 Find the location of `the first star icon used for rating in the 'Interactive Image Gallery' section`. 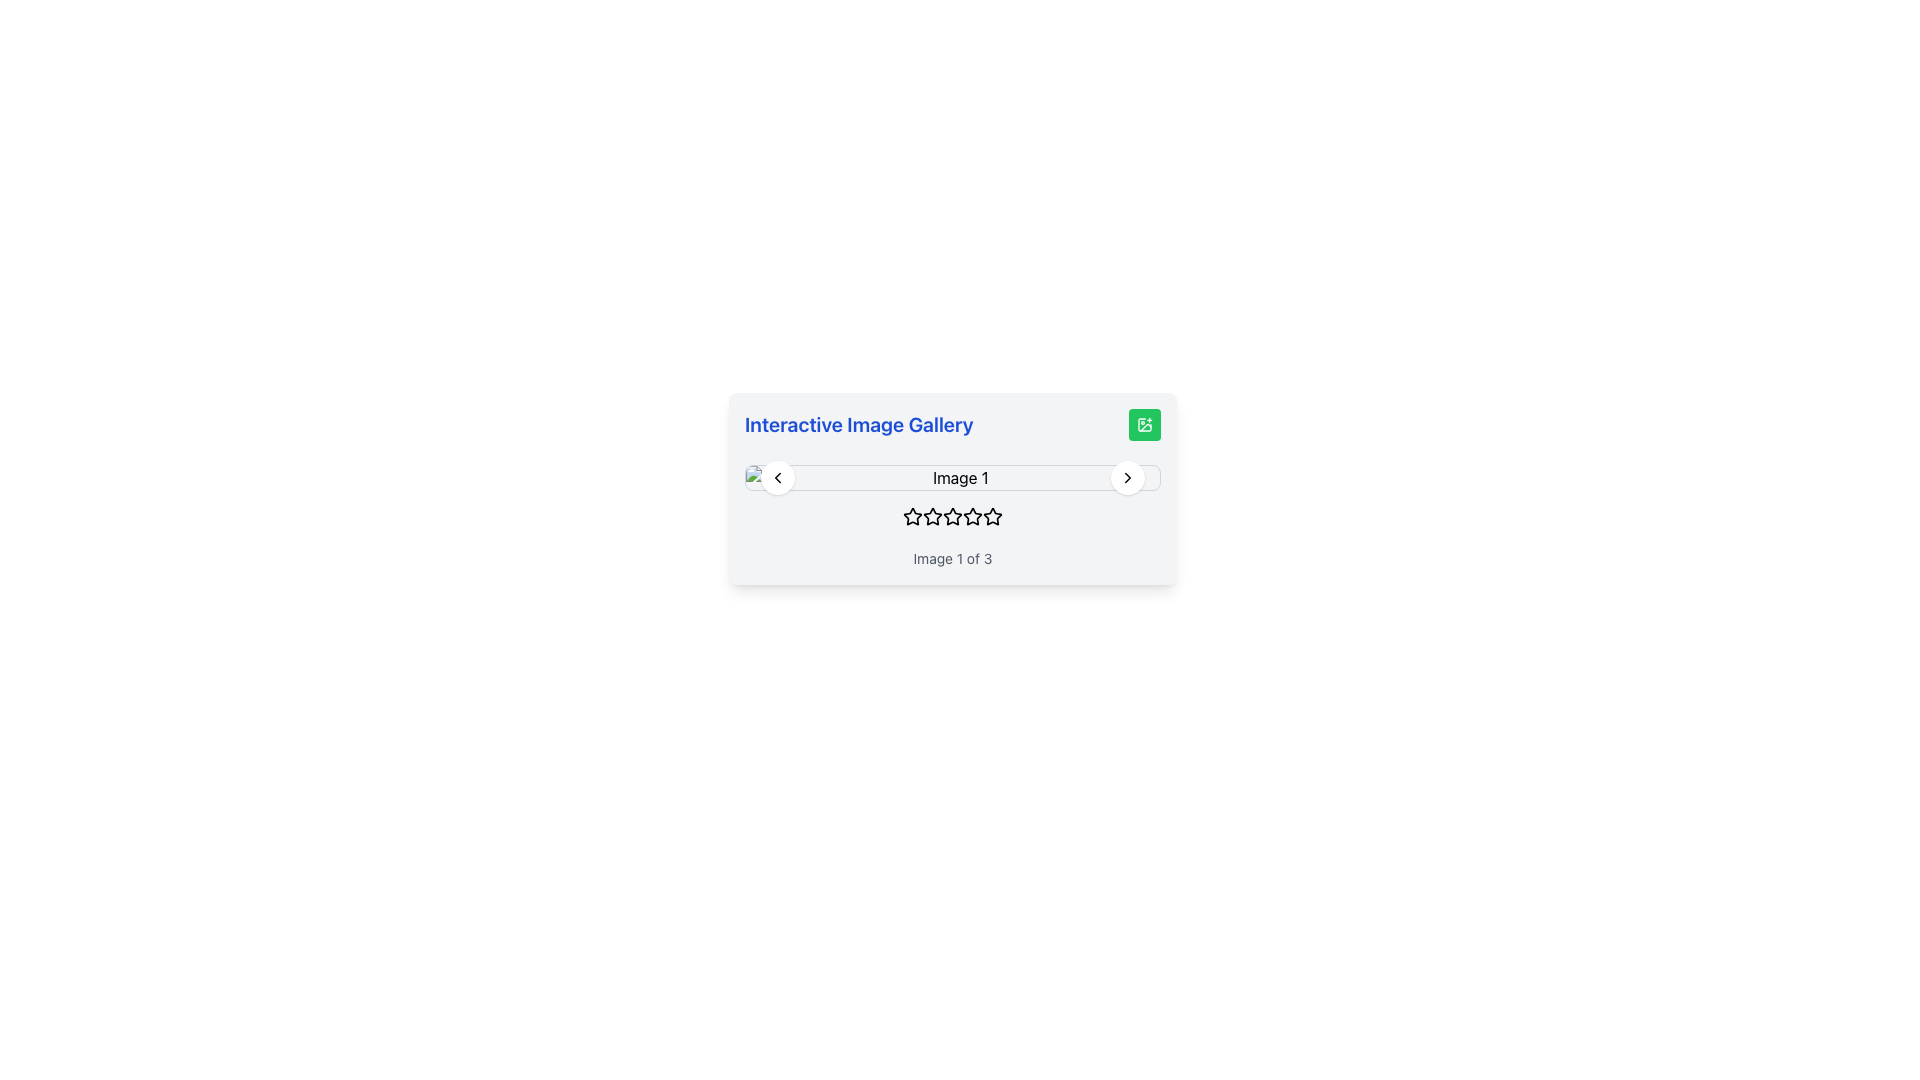

the first star icon used for rating in the 'Interactive Image Gallery' section is located at coordinates (911, 515).